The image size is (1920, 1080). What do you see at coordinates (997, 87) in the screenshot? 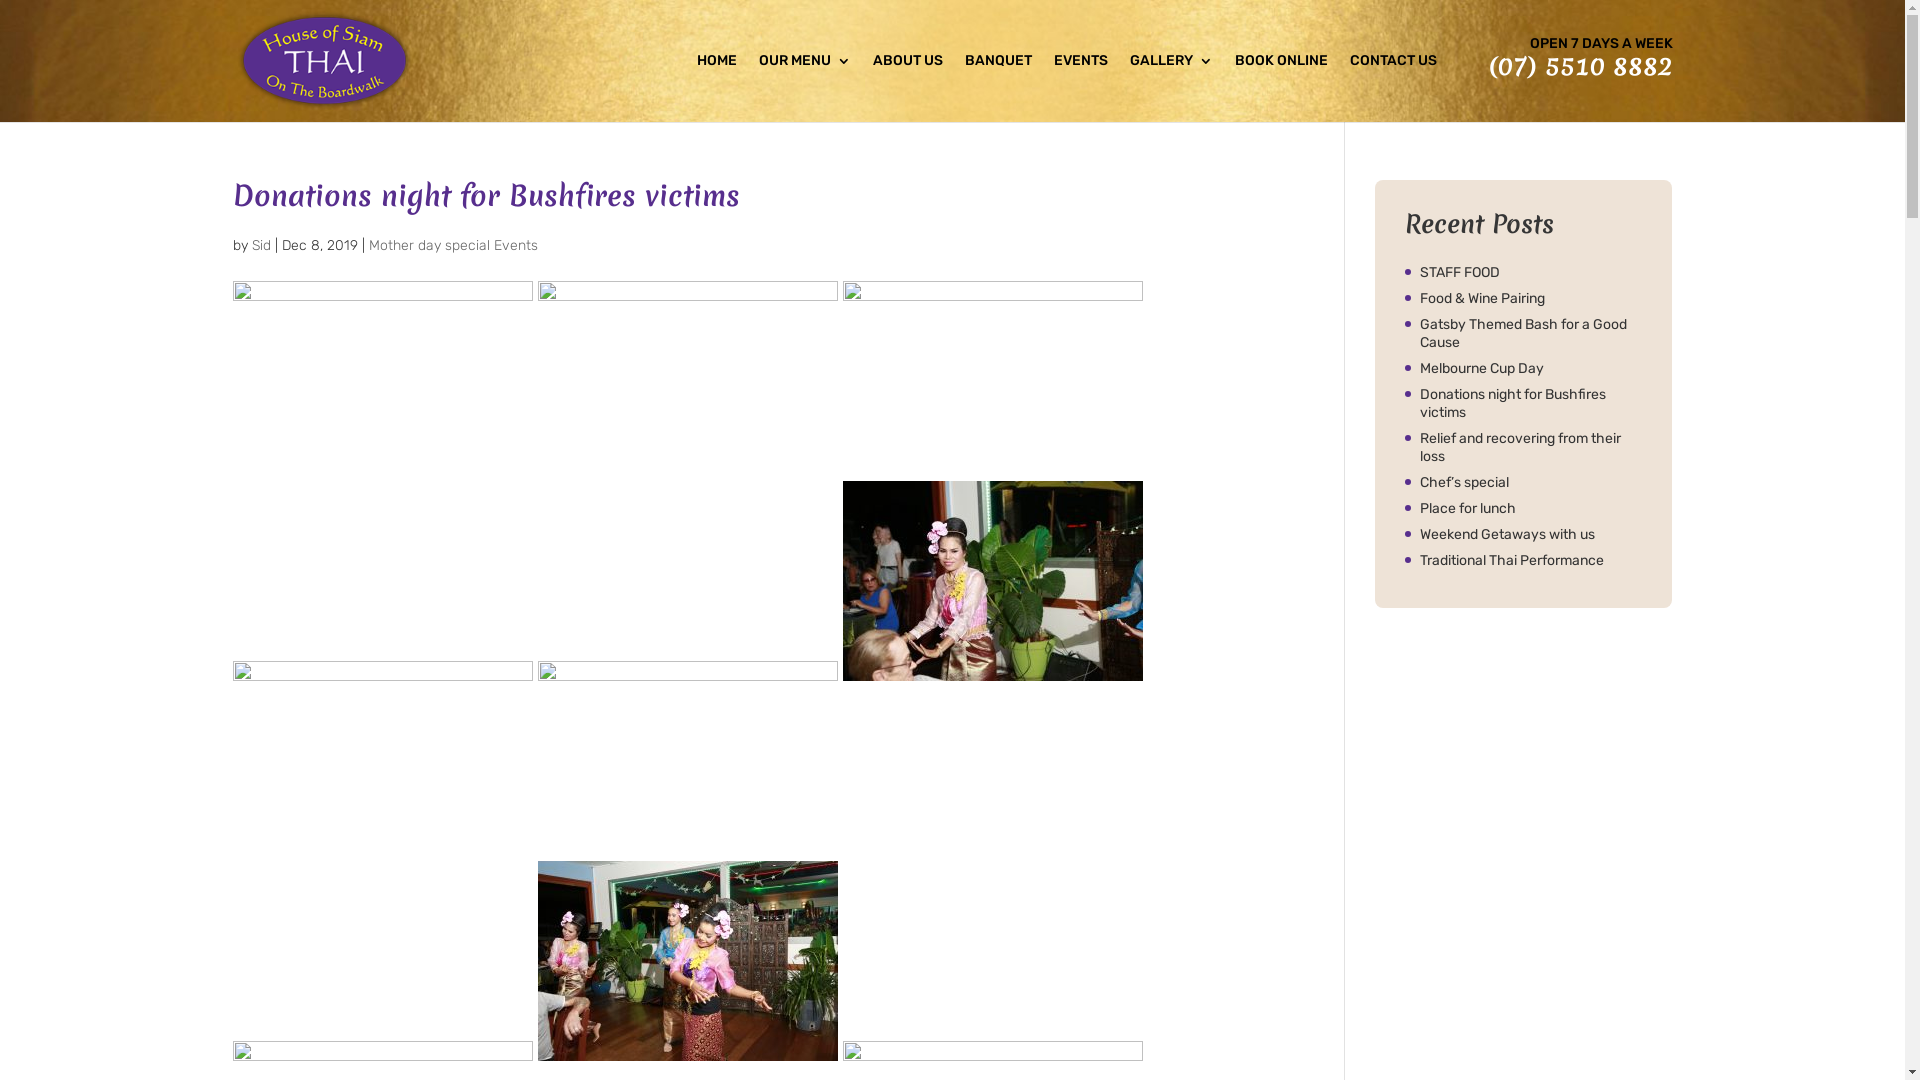
I see `'BANQUET'` at bounding box center [997, 87].